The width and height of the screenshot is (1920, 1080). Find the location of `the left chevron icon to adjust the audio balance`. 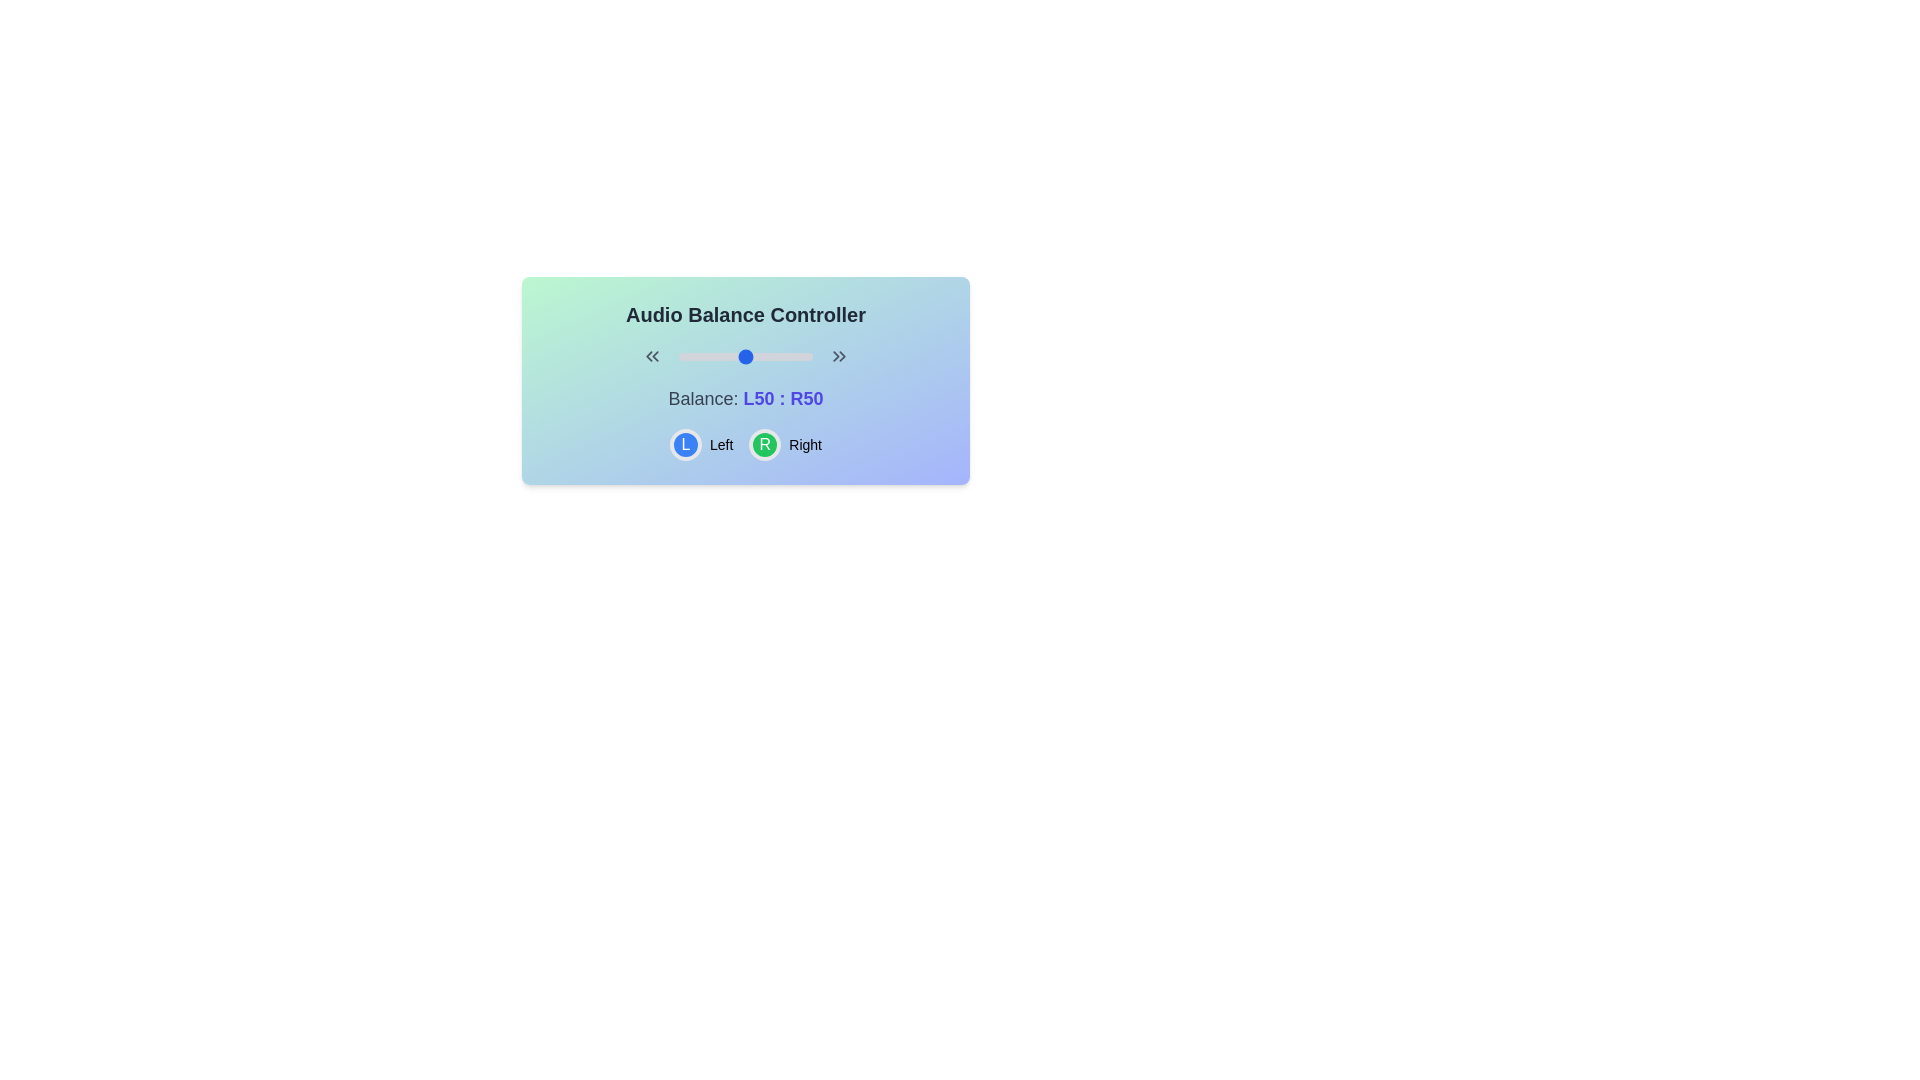

the left chevron icon to adjust the audio balance is located at coordinates (652, 356).